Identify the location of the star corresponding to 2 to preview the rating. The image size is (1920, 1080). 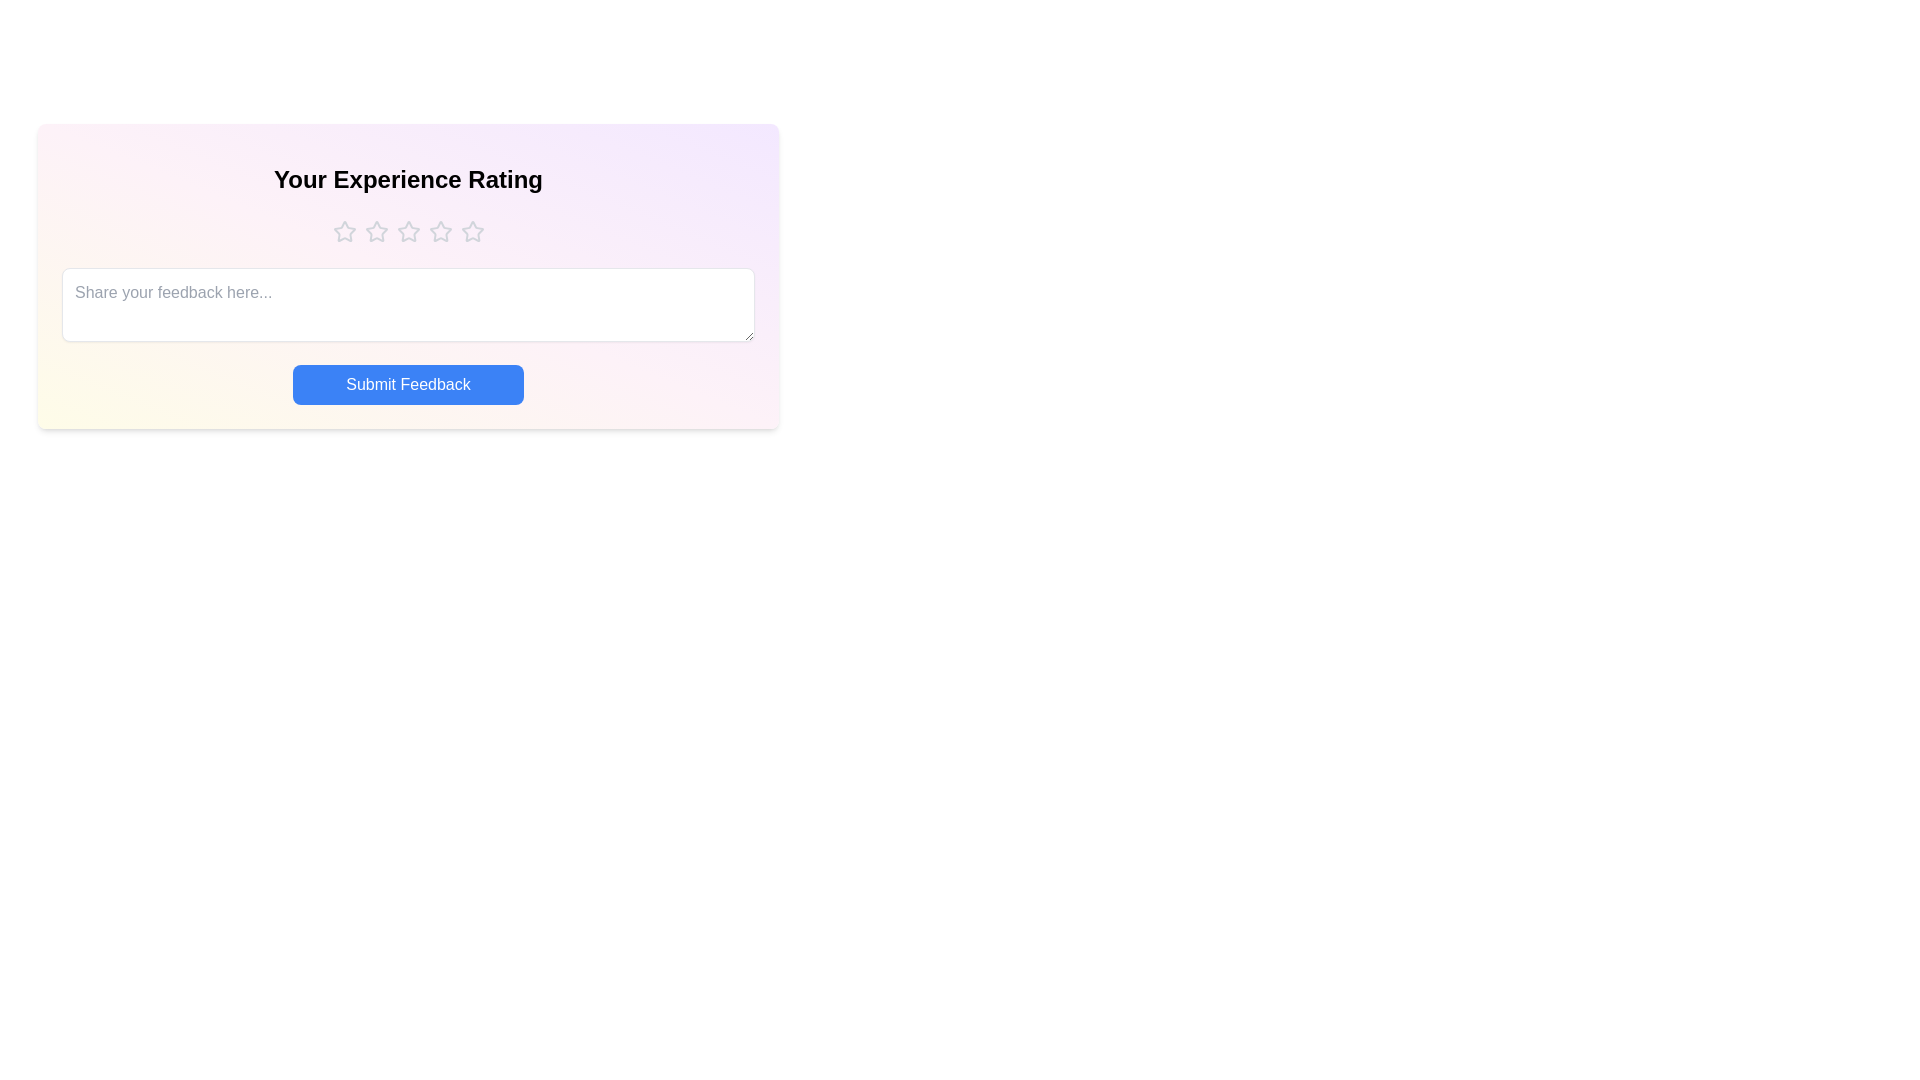
(376, 230).